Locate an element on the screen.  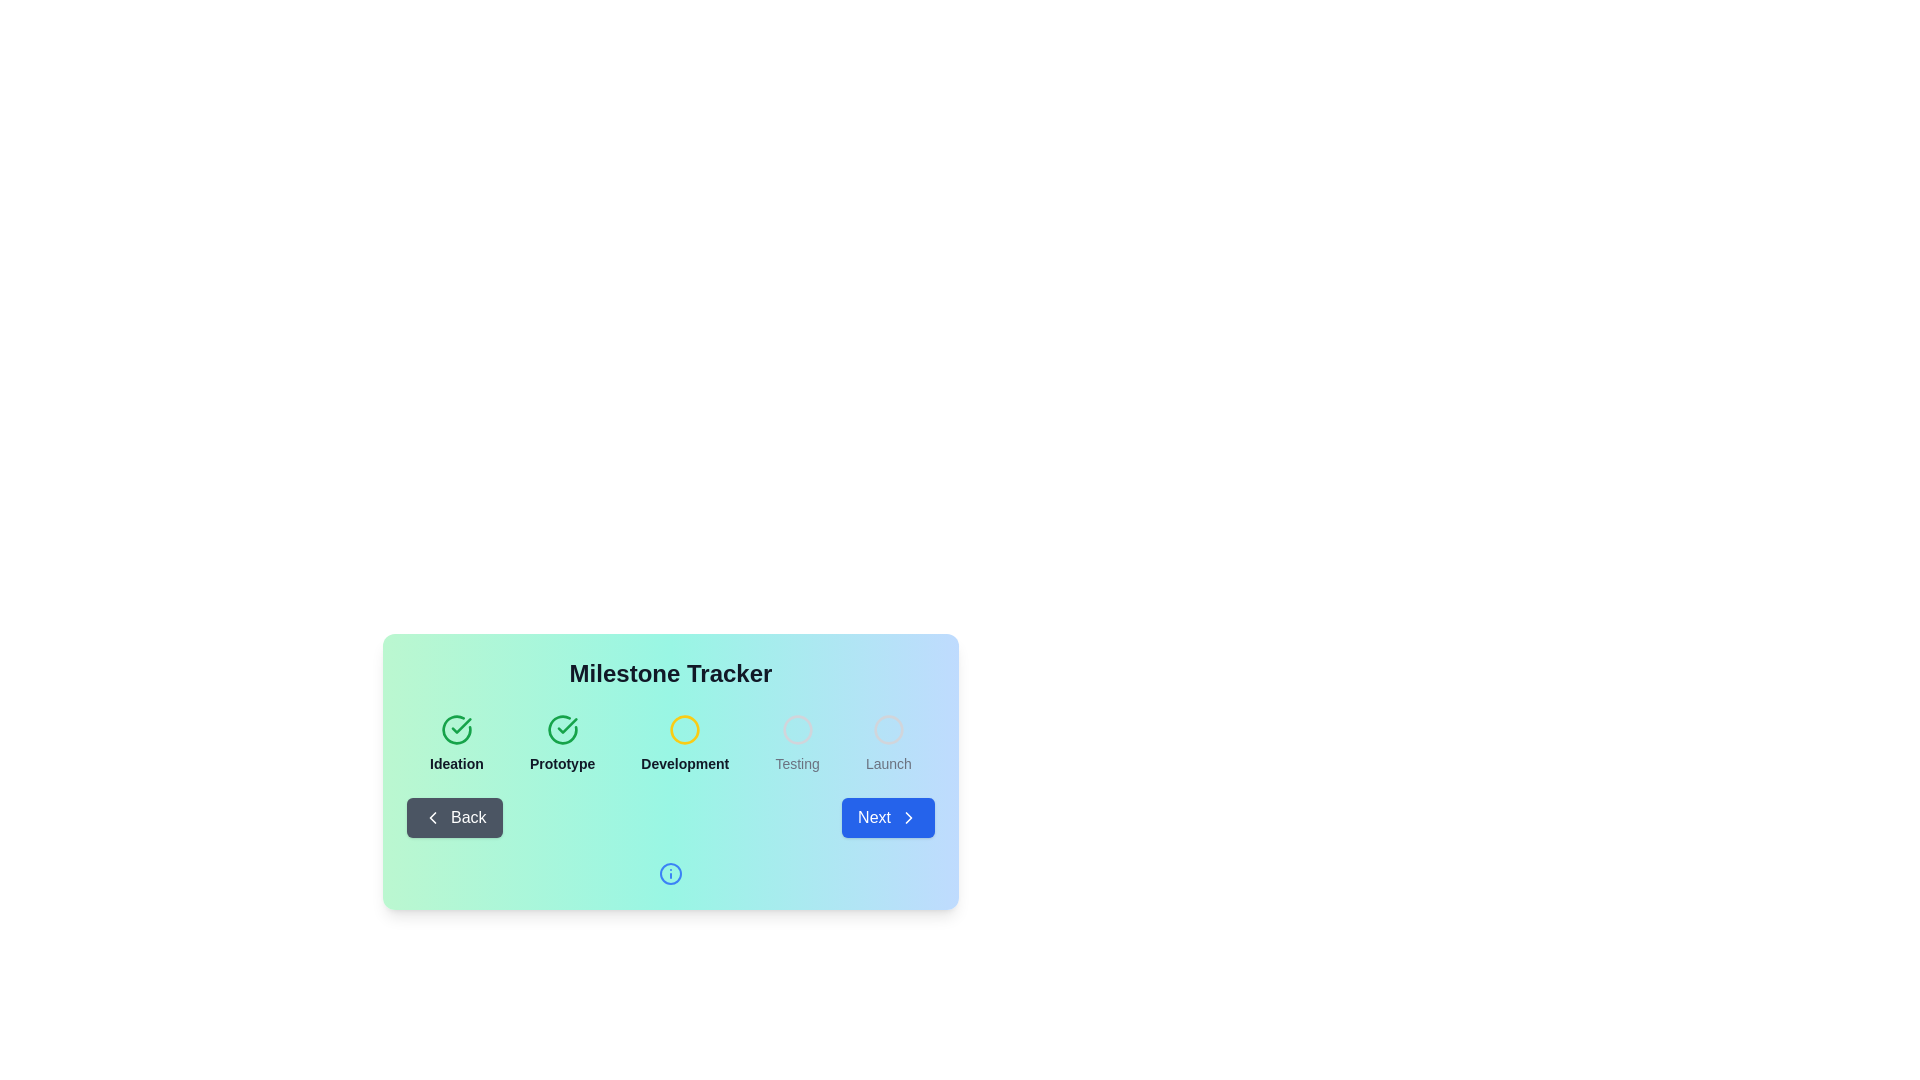
the labels of the Progress tracker is located at coordinates (671, 744).